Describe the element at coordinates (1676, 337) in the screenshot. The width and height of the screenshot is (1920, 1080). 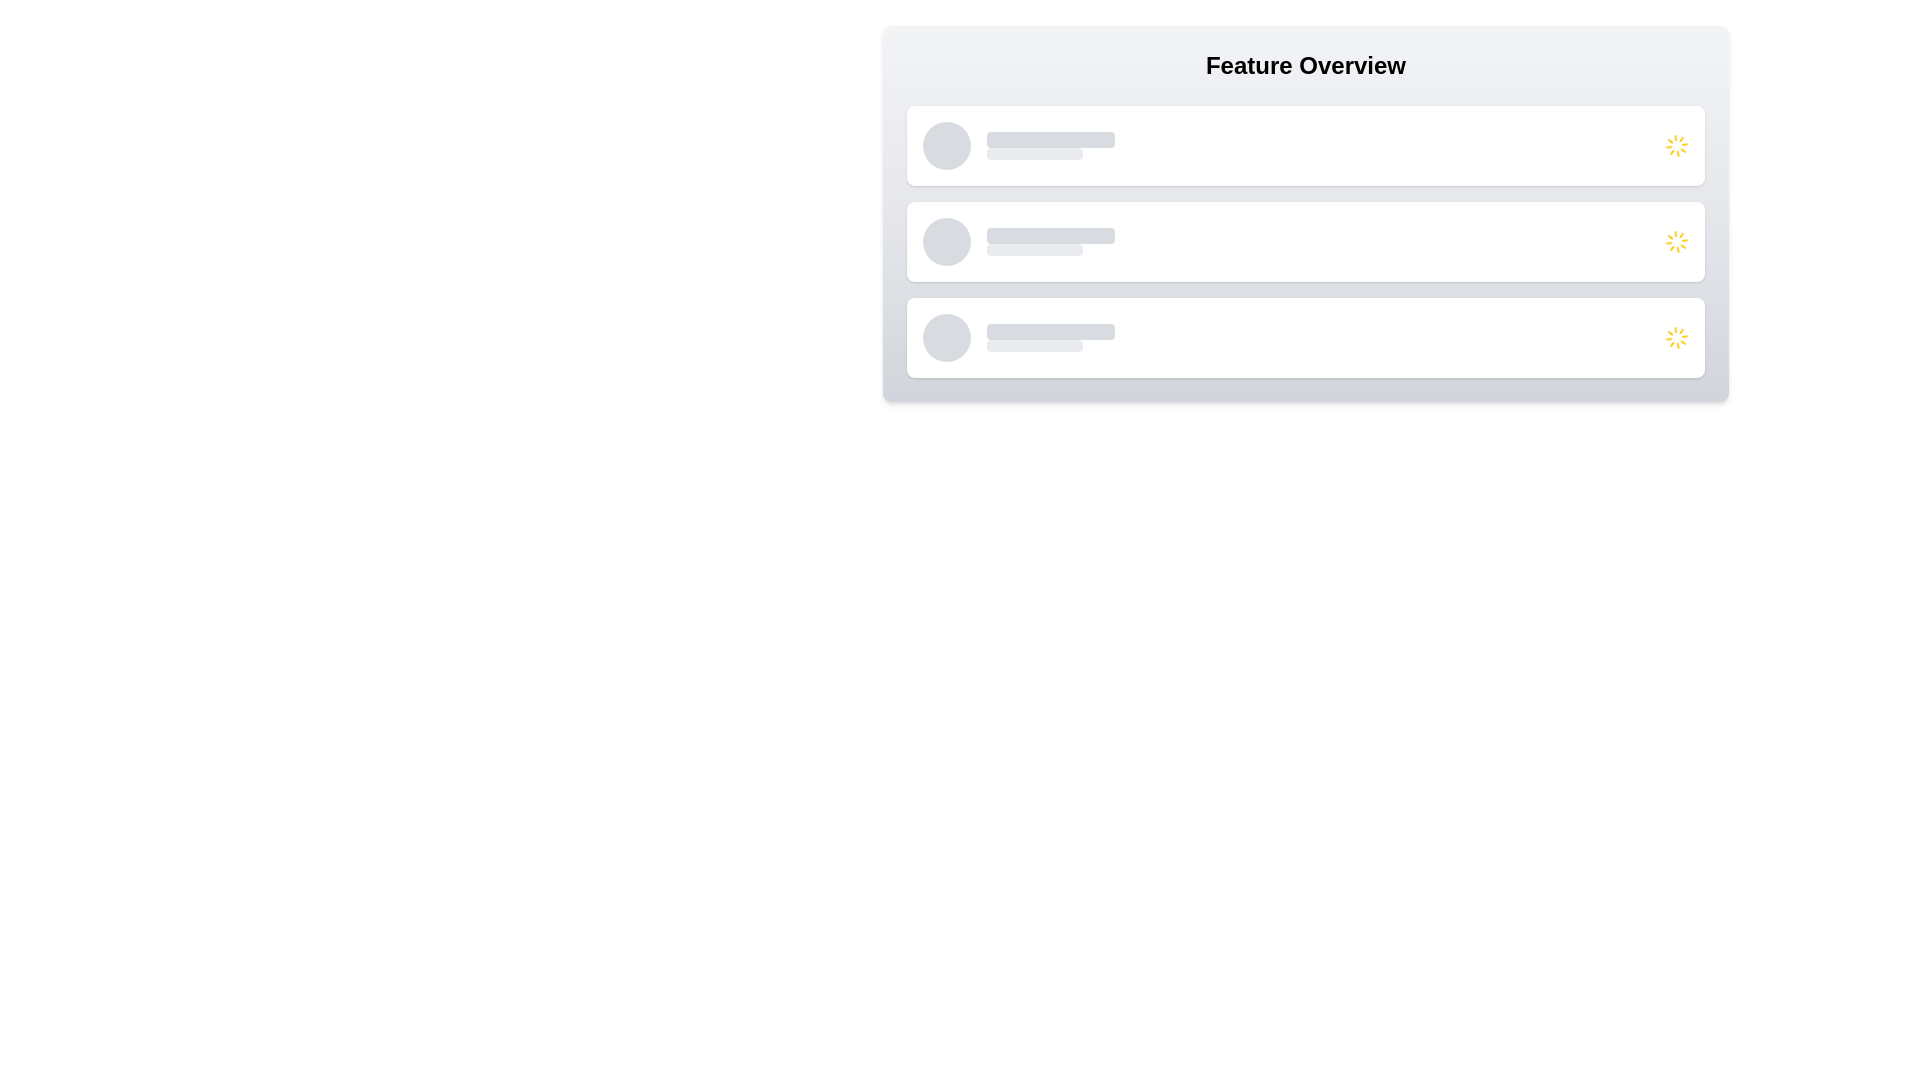
I see `the spinning motion of the loader icon located on the right side of the third card in the vertical list of cards` at that location.